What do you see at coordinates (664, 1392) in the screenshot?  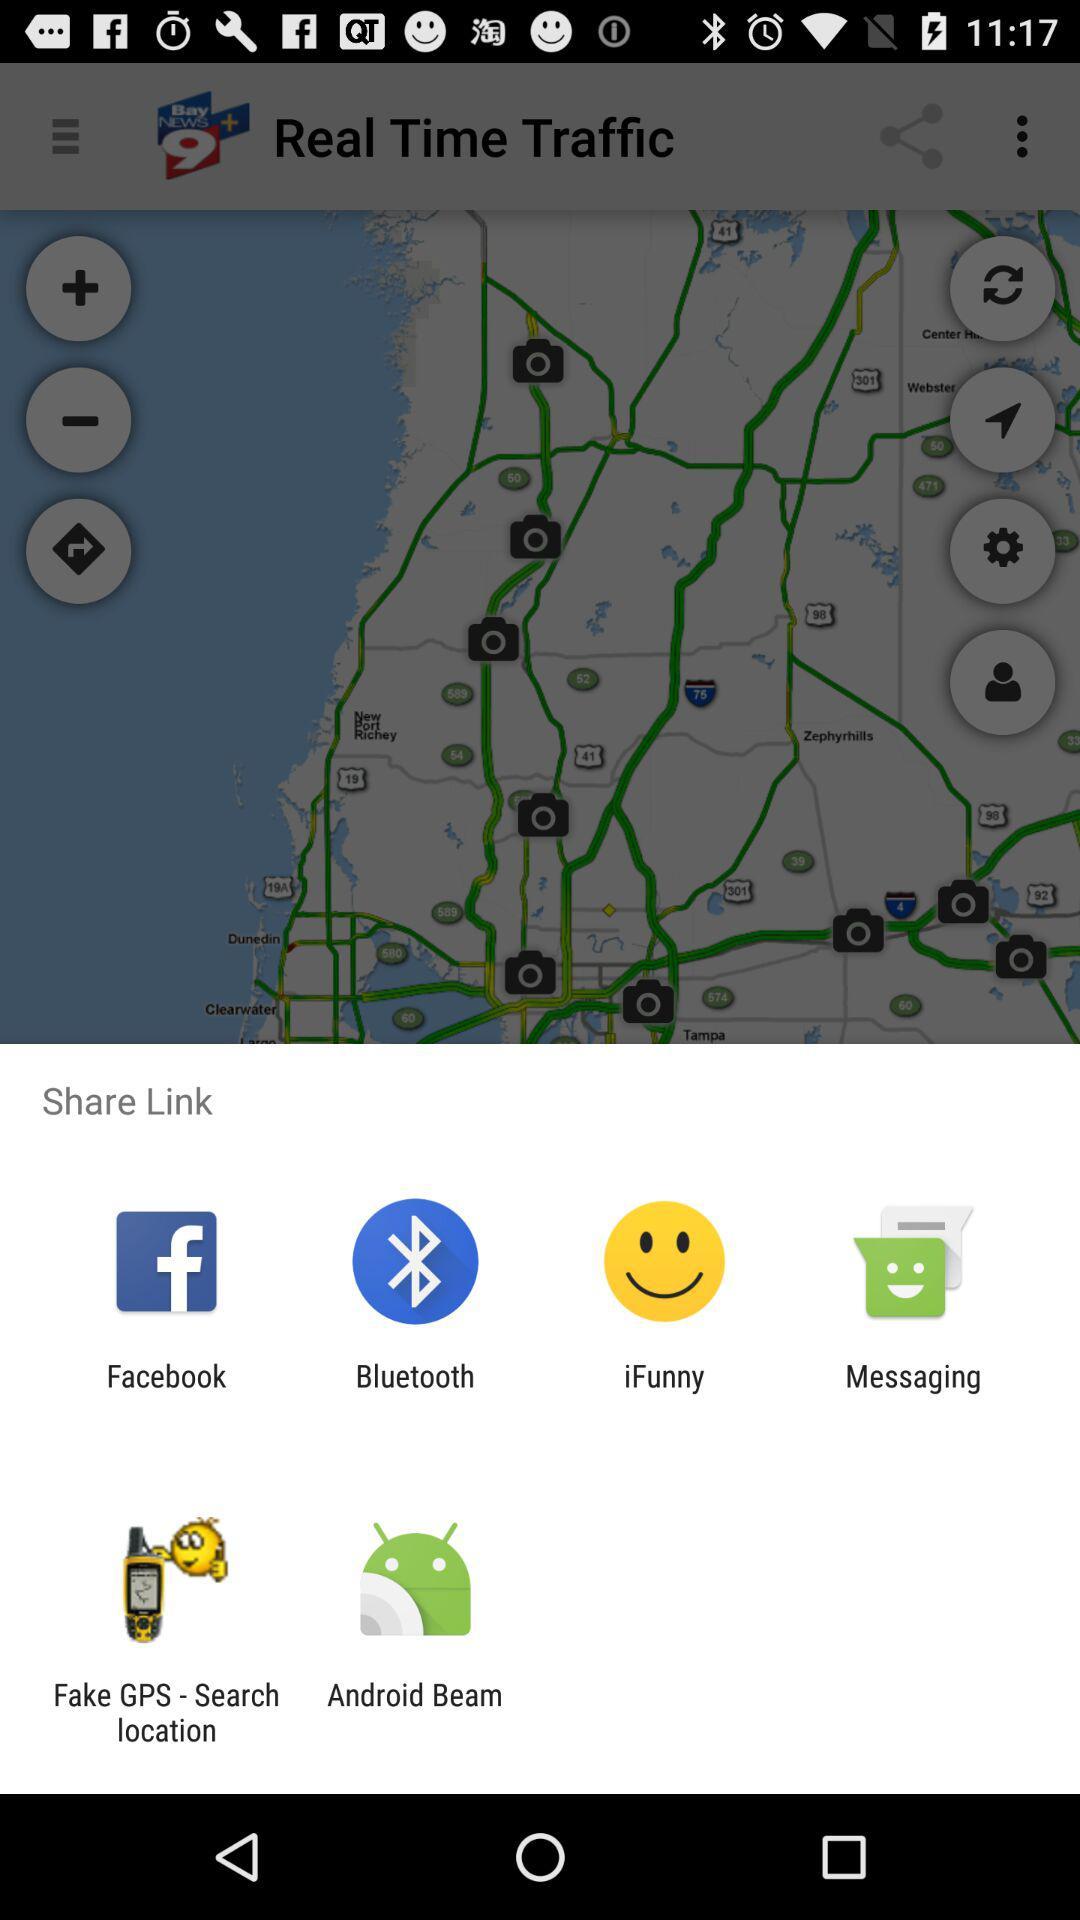 I see `item to the left of messaging item` at bounding box center [664, 1392].